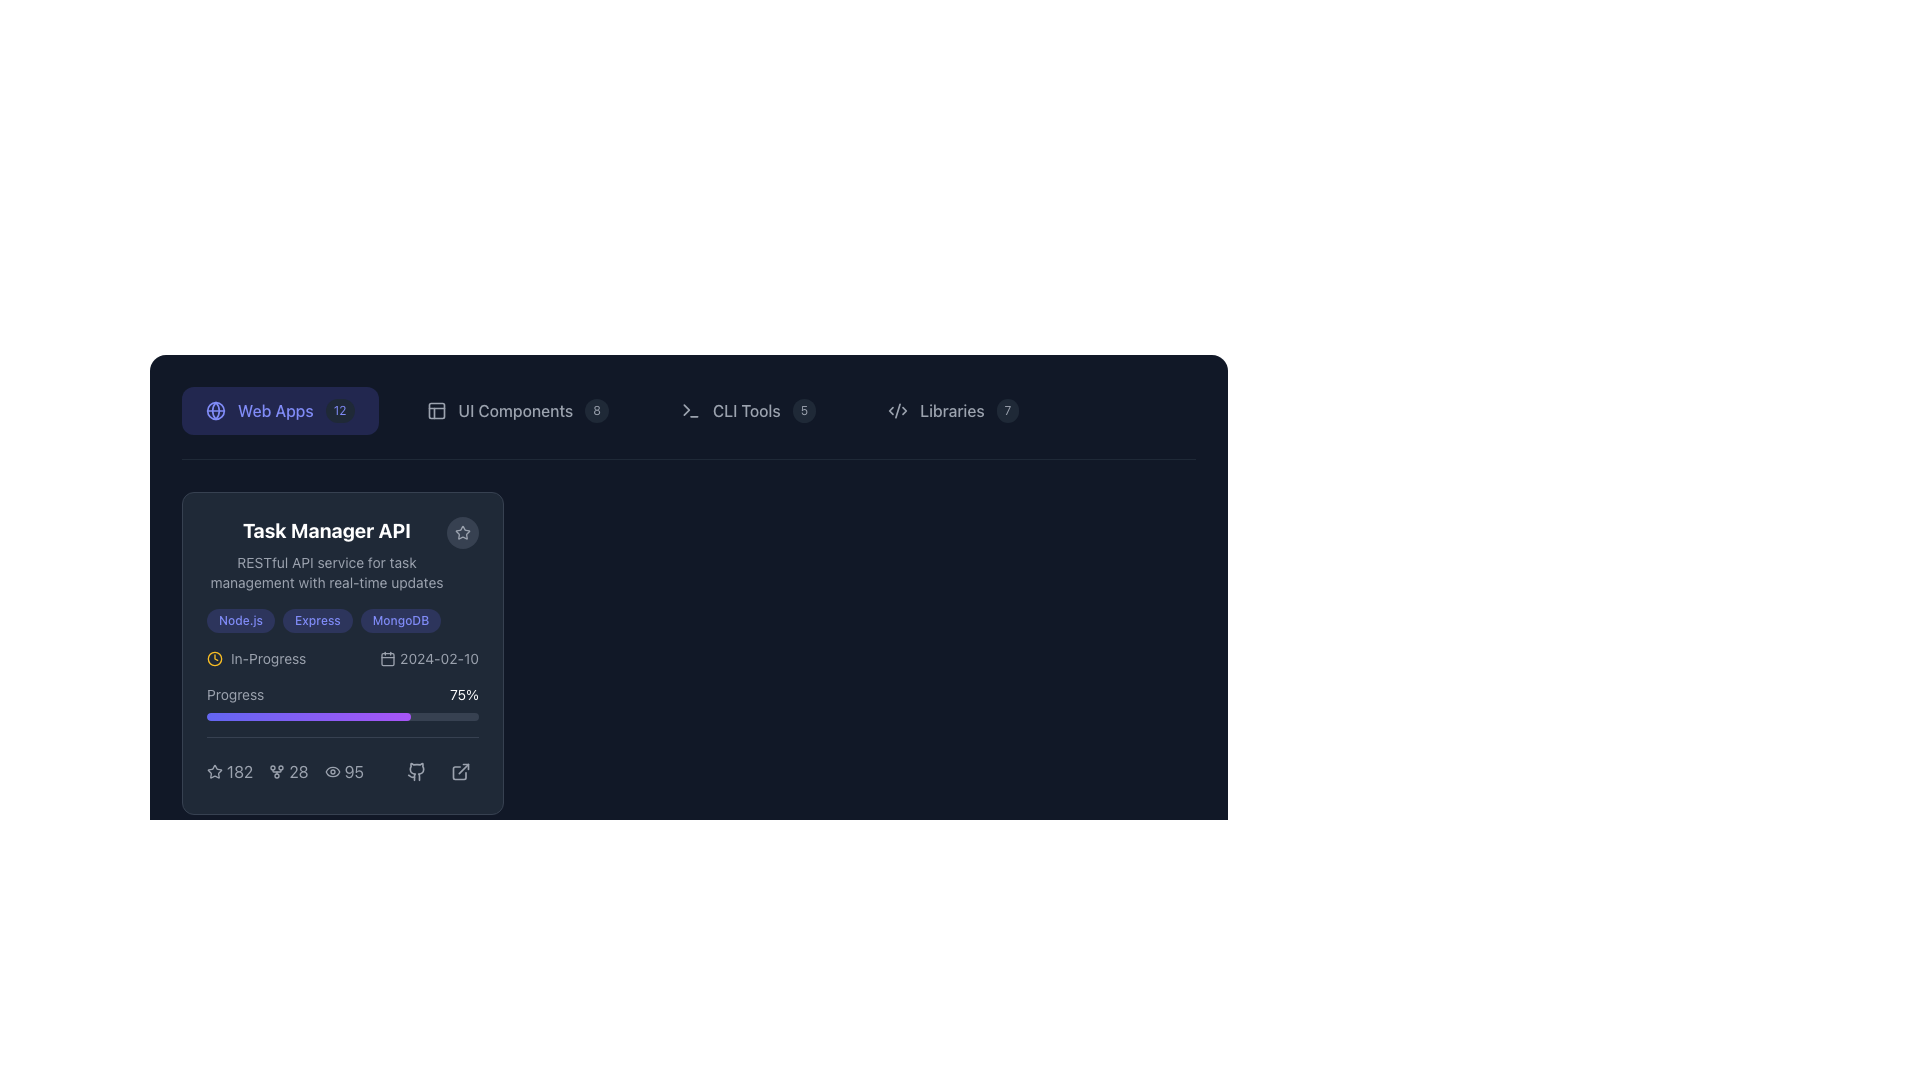 This screenshot has height=1080, width=1920. Describe the element at coordinates (274, 410) in the screenshot. I see `the 'Web Apps' text label inside the leftmost button in the top navigation bar` at that location.